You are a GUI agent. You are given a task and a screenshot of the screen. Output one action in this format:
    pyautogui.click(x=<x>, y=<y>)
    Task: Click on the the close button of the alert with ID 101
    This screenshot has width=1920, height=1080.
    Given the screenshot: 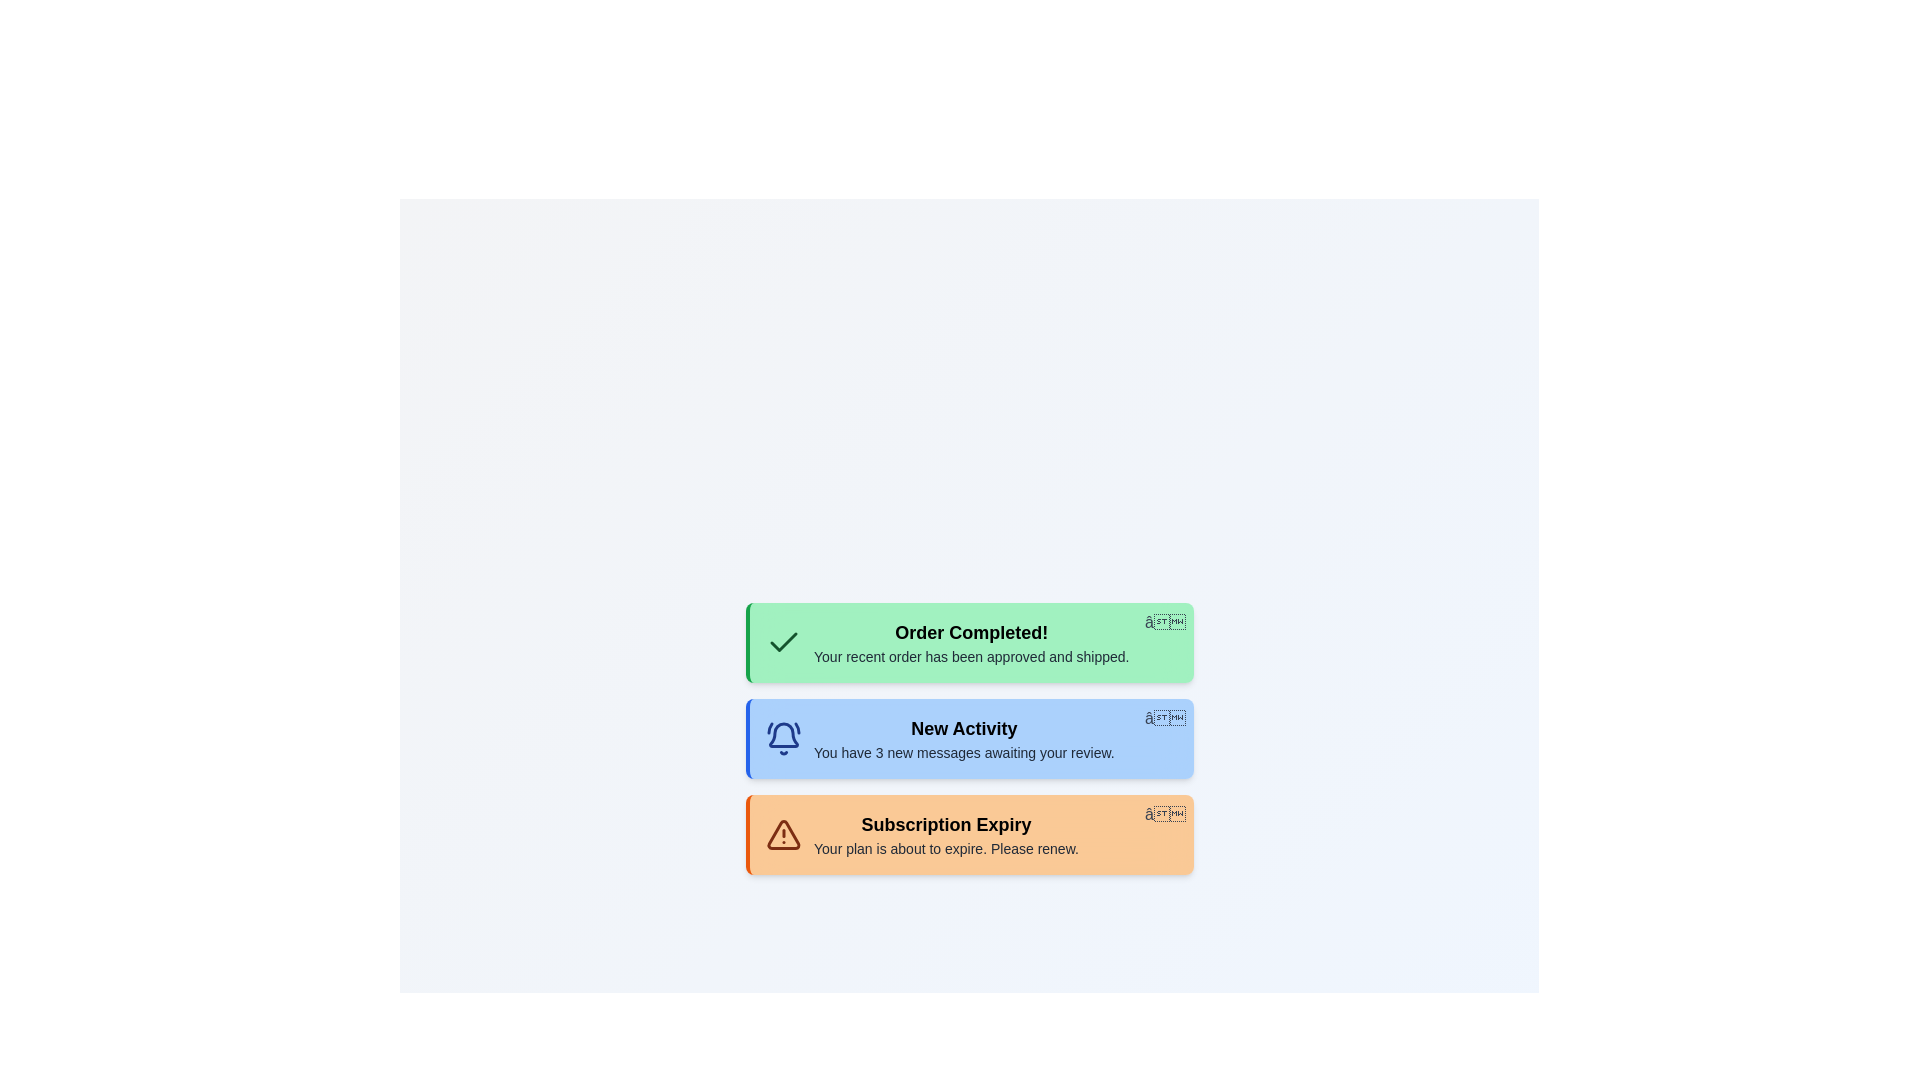 What is the action you would take?
    pyautogui.click(x=1165, y=622)
    